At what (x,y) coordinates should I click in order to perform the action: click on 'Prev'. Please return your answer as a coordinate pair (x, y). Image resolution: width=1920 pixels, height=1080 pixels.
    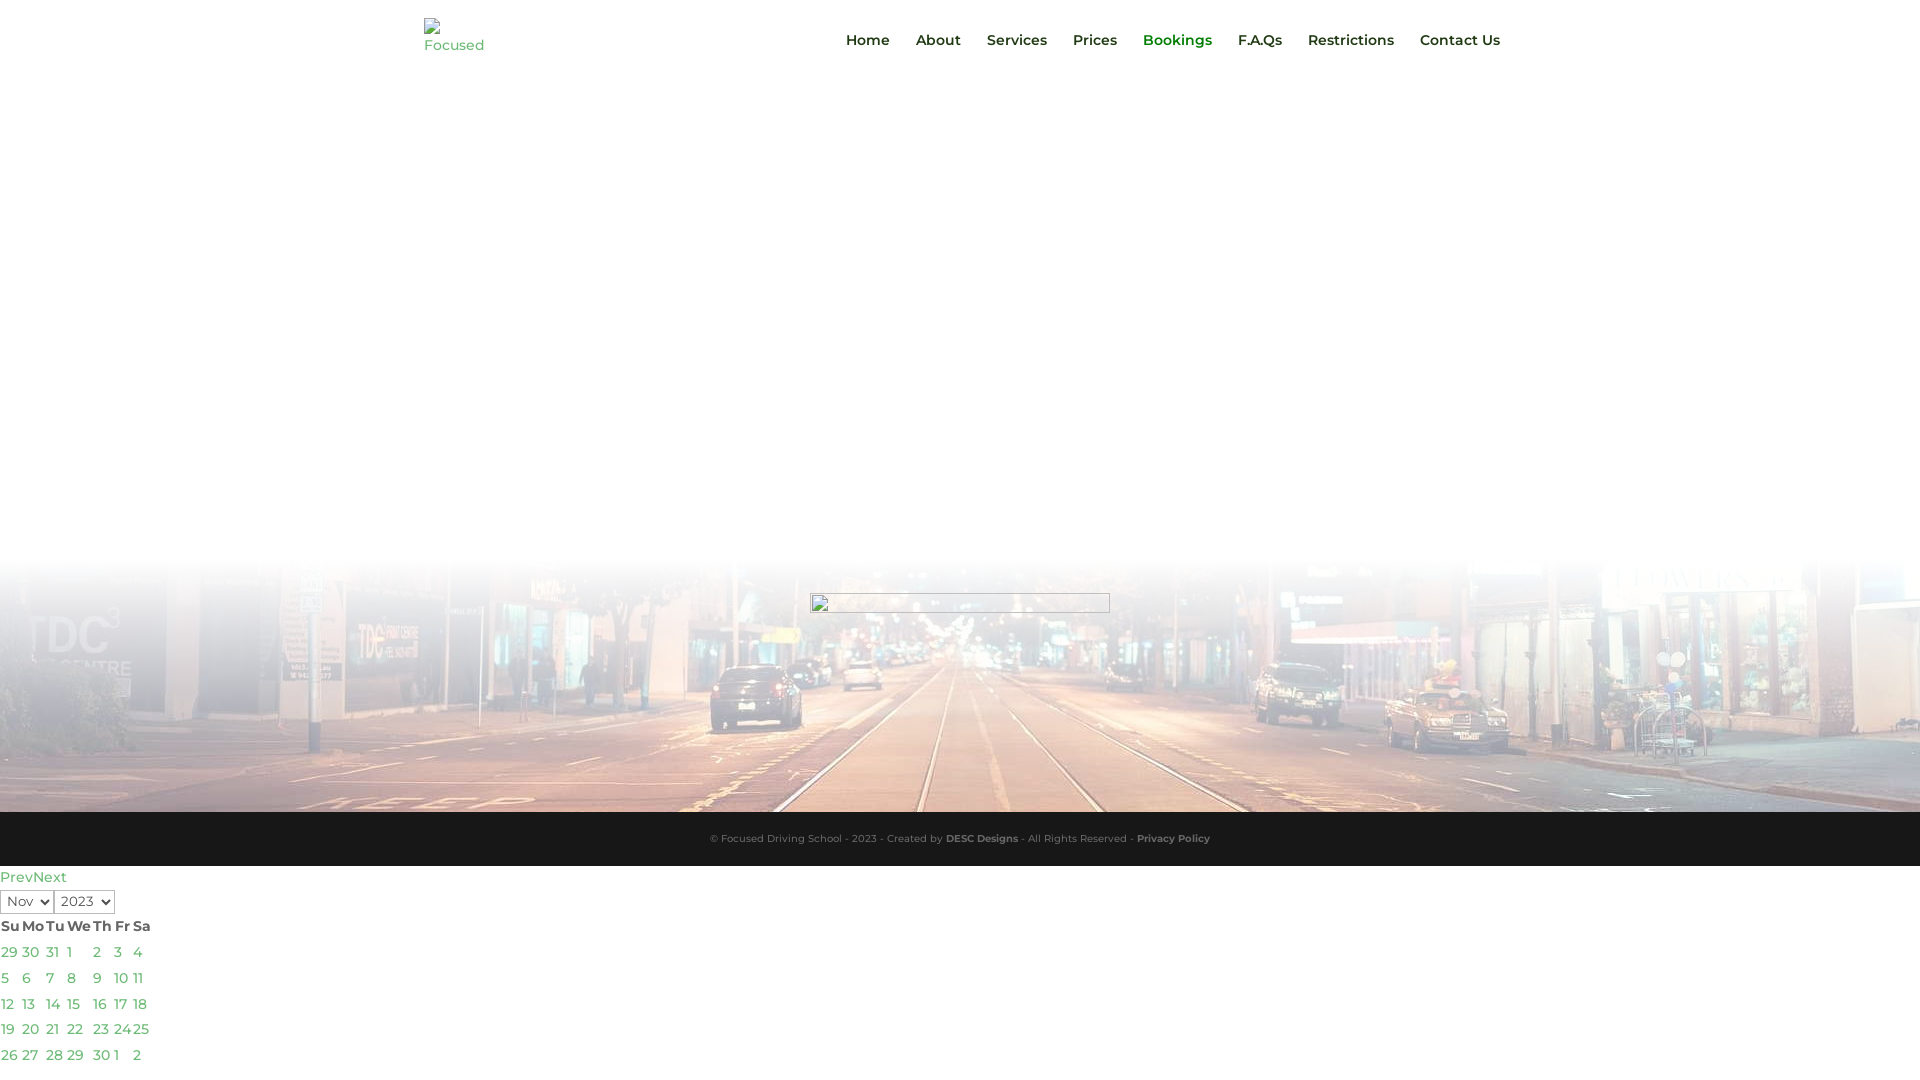
    Looking at the image, I should click on (16, 875).